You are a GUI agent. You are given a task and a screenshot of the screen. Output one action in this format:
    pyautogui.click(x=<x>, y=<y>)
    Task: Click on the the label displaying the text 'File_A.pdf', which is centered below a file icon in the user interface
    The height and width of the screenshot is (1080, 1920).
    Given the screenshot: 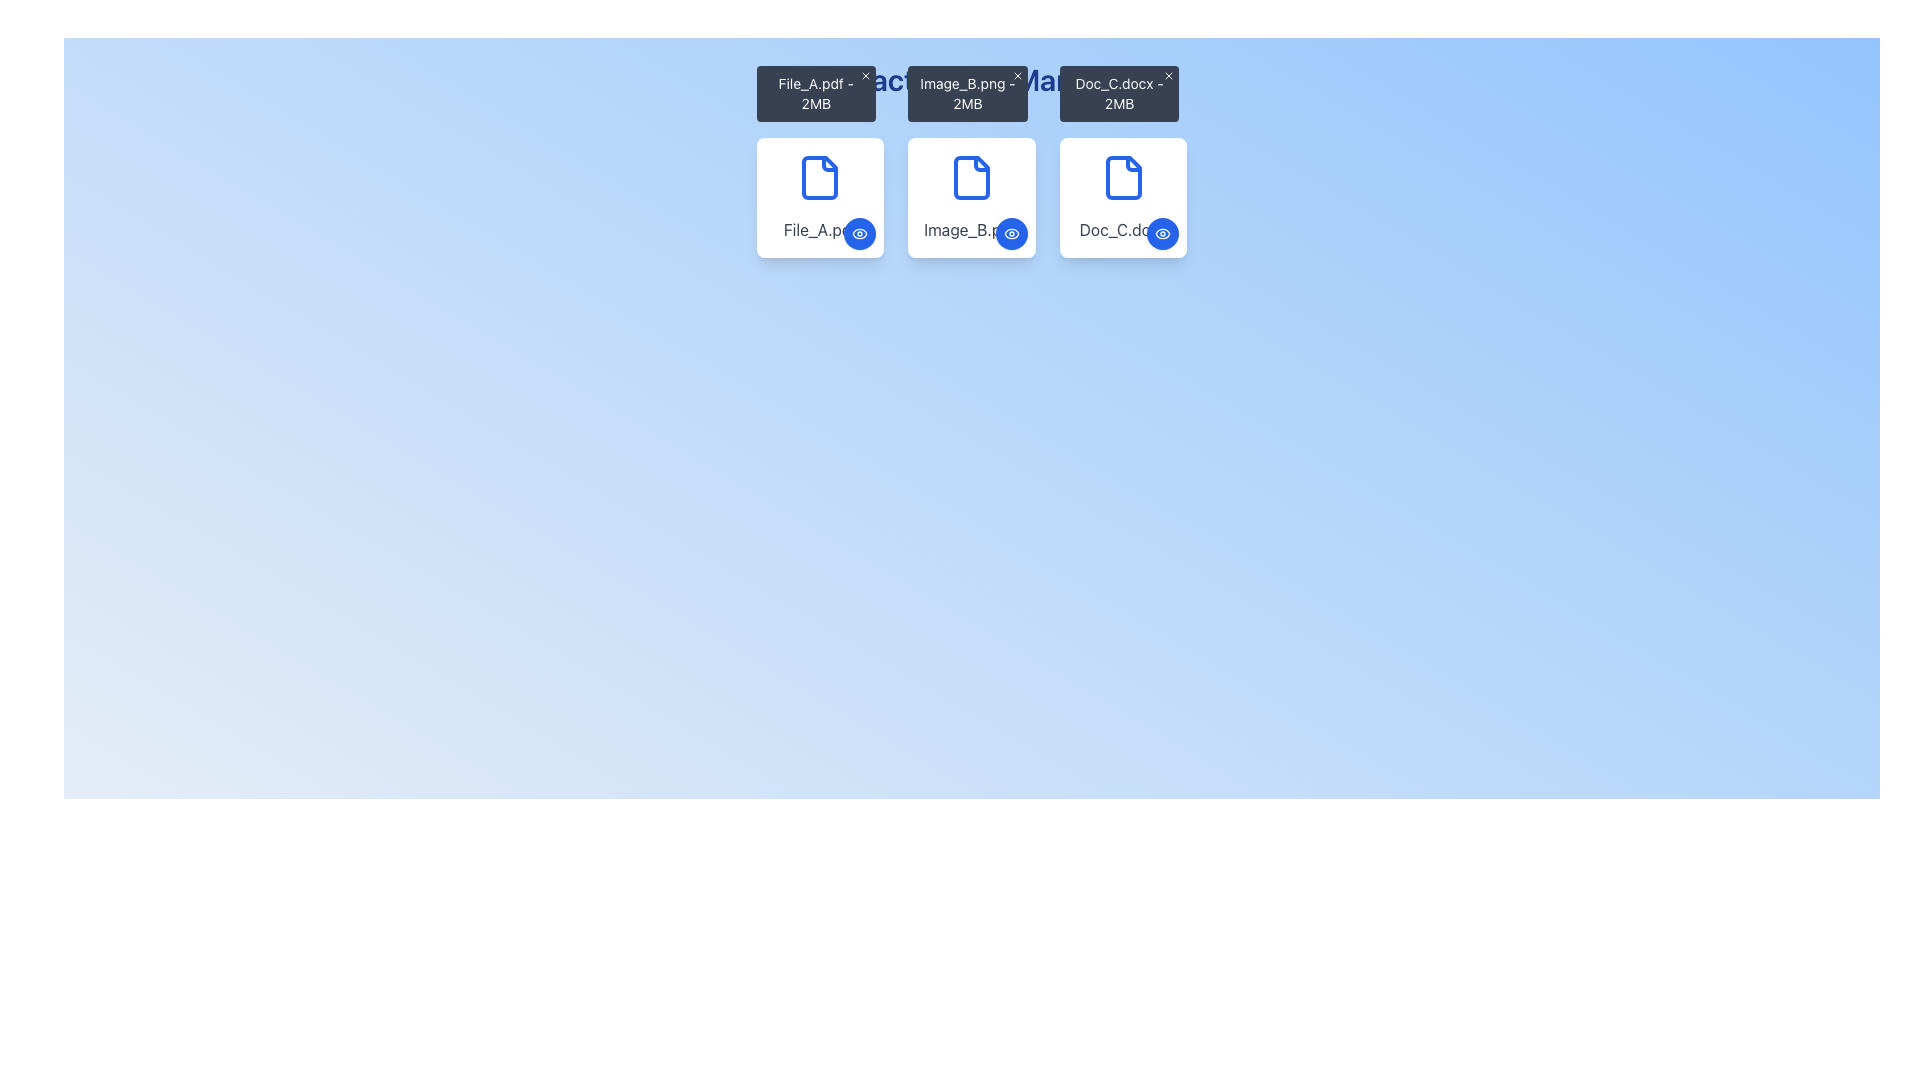 What is the action you would take?
    pyautogui.click(x=820, y=229)
    